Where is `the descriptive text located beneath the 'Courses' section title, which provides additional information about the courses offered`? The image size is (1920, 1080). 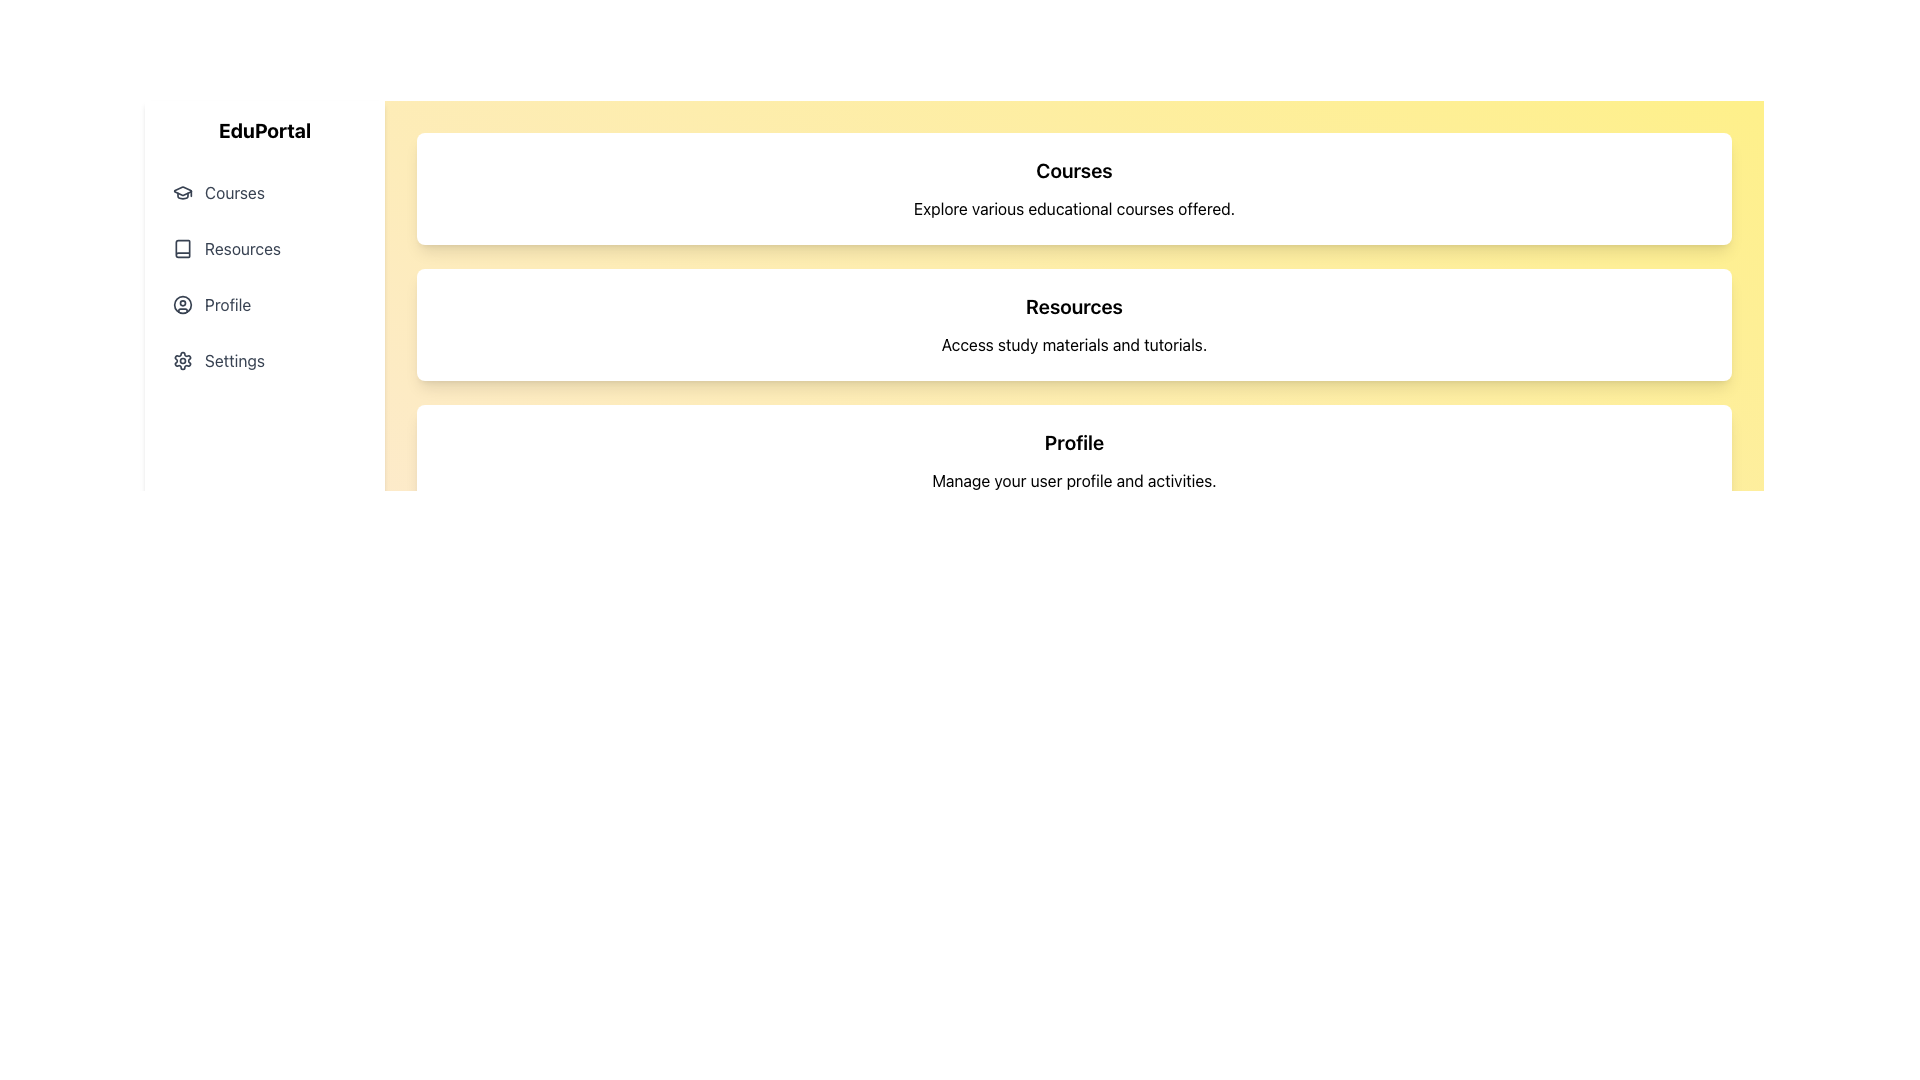 the descriptive text located beneath the 'Courses' section title, which provides additional information about the courses offered is located at coordinates (1073, 208).